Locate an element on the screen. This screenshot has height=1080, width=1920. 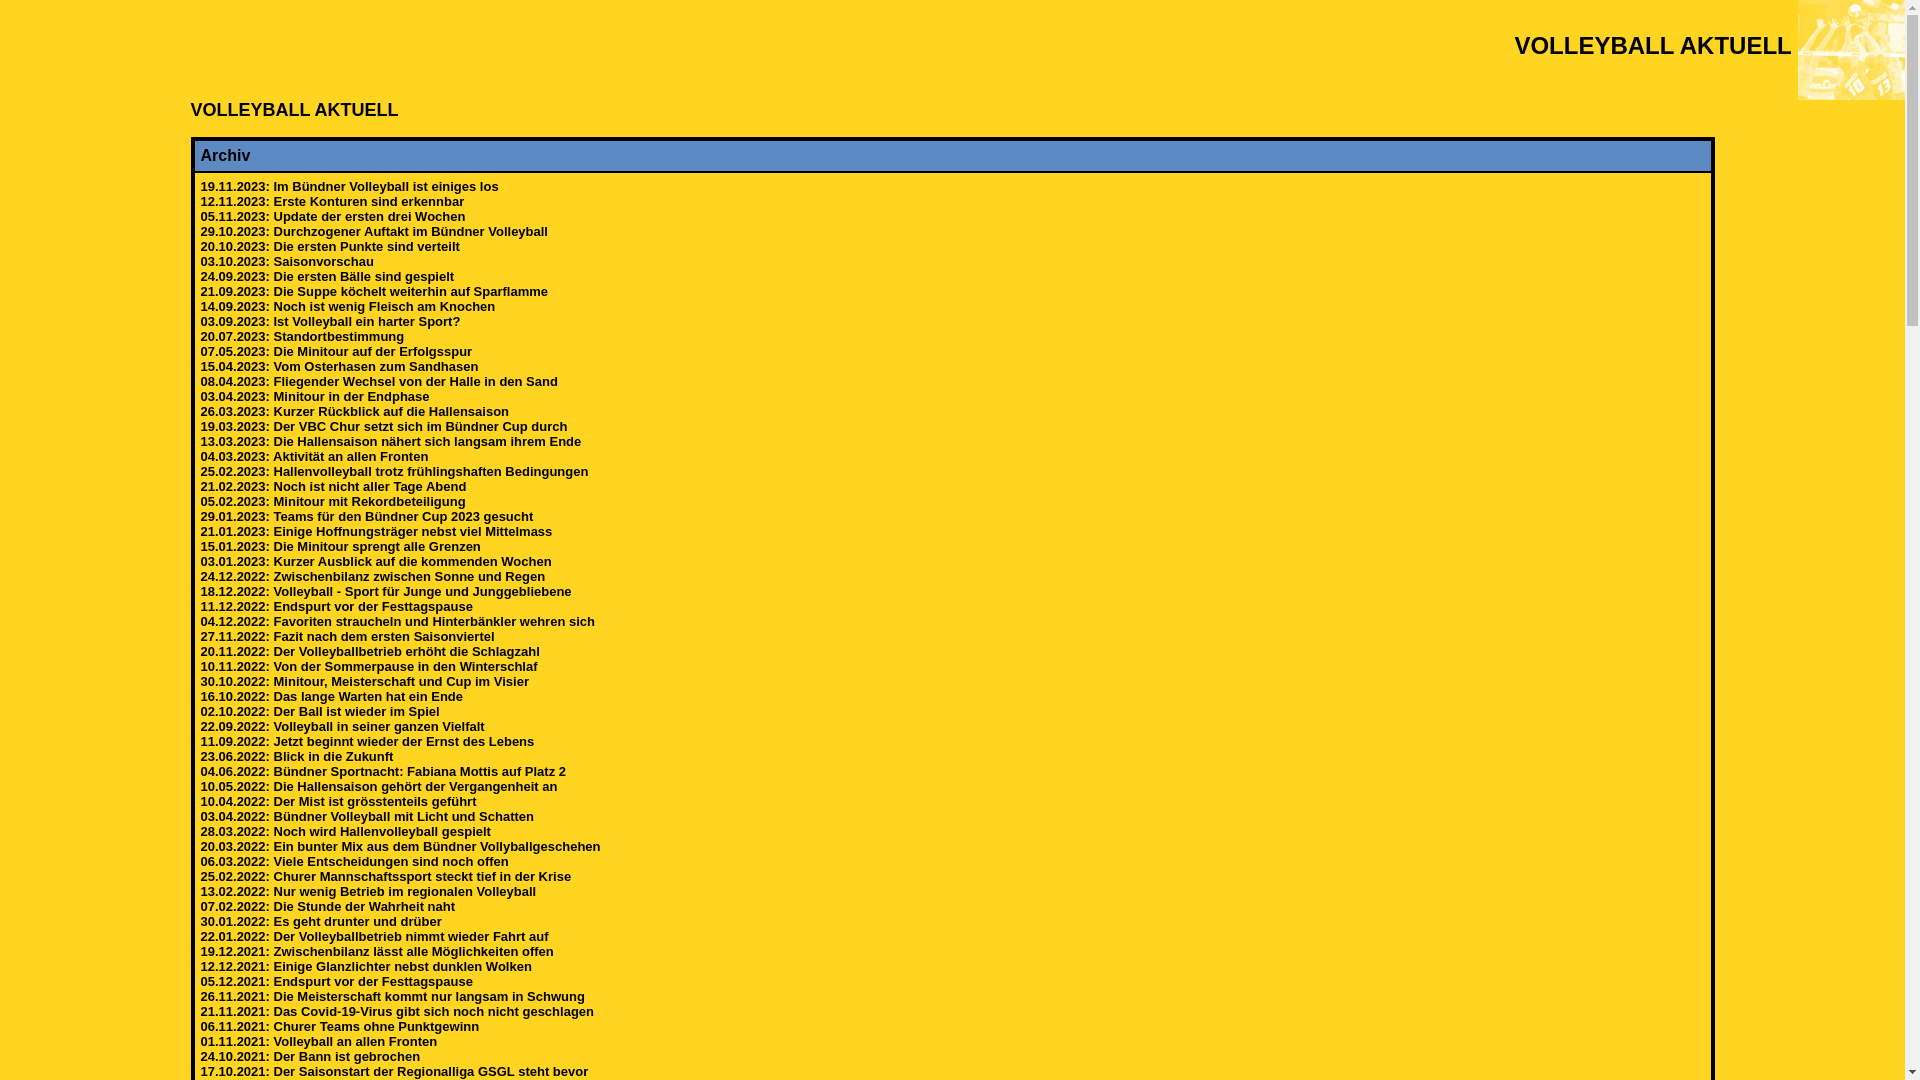
'11.12.2022: Endspurt vor der Festtagspause' is located at coordinates (336, 605).